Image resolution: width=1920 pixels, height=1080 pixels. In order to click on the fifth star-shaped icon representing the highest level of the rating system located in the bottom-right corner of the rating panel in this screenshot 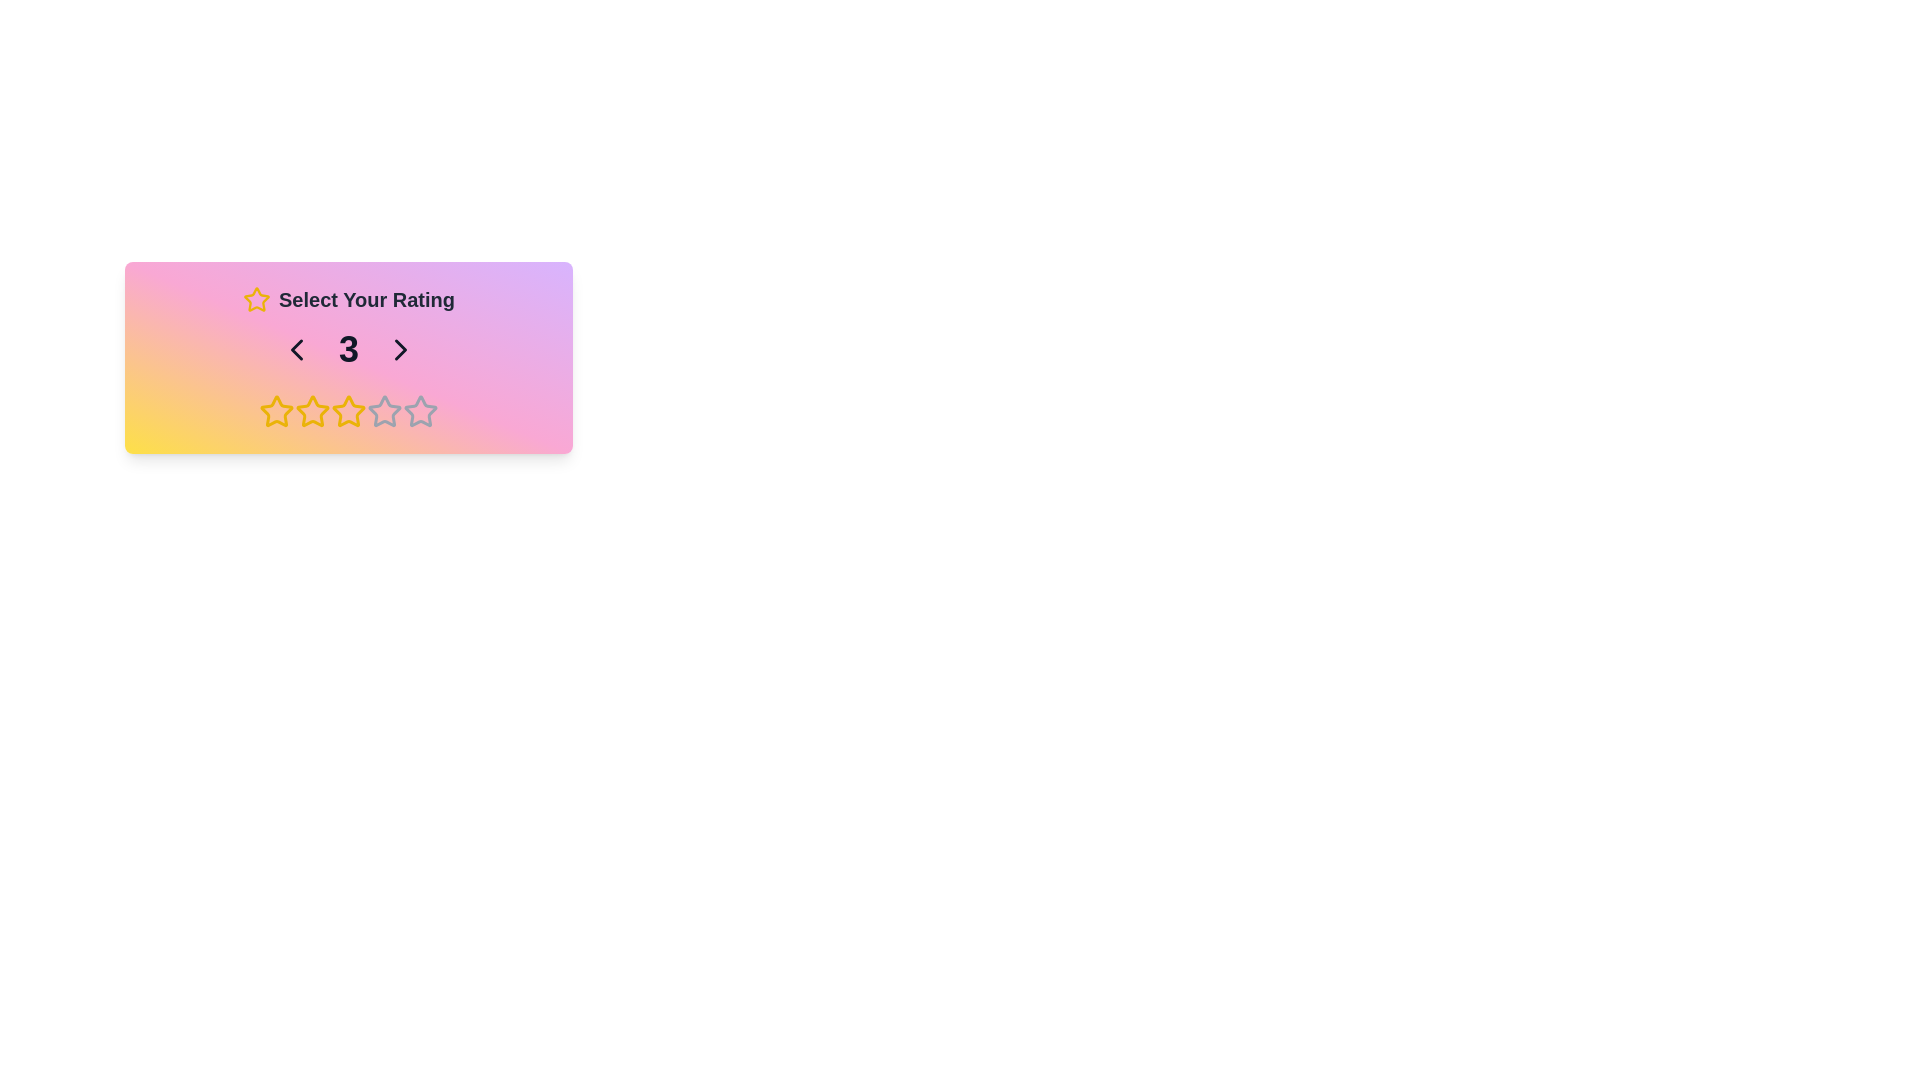, I will do `click(420, 410)`.